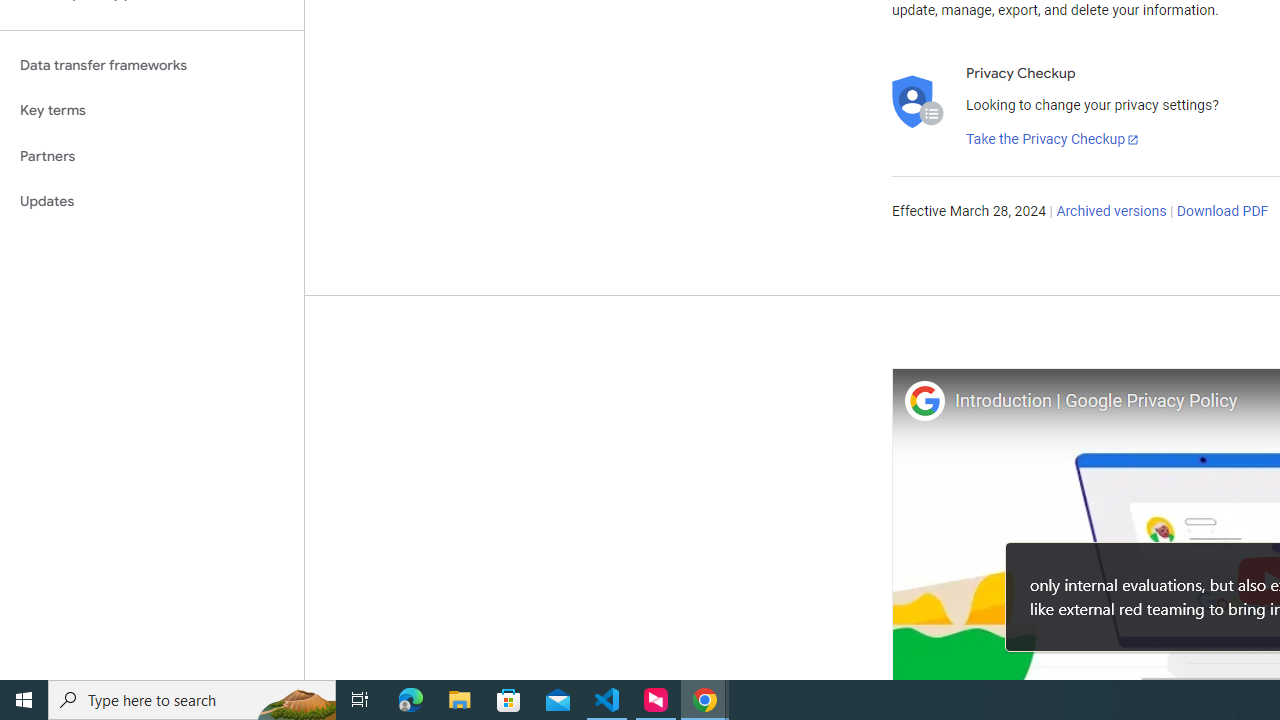 This screenshot has height=720, width=1280. Describe the element at coordinates (1221, 212) in the screenshot. I see `'Download PDF'` at that location.